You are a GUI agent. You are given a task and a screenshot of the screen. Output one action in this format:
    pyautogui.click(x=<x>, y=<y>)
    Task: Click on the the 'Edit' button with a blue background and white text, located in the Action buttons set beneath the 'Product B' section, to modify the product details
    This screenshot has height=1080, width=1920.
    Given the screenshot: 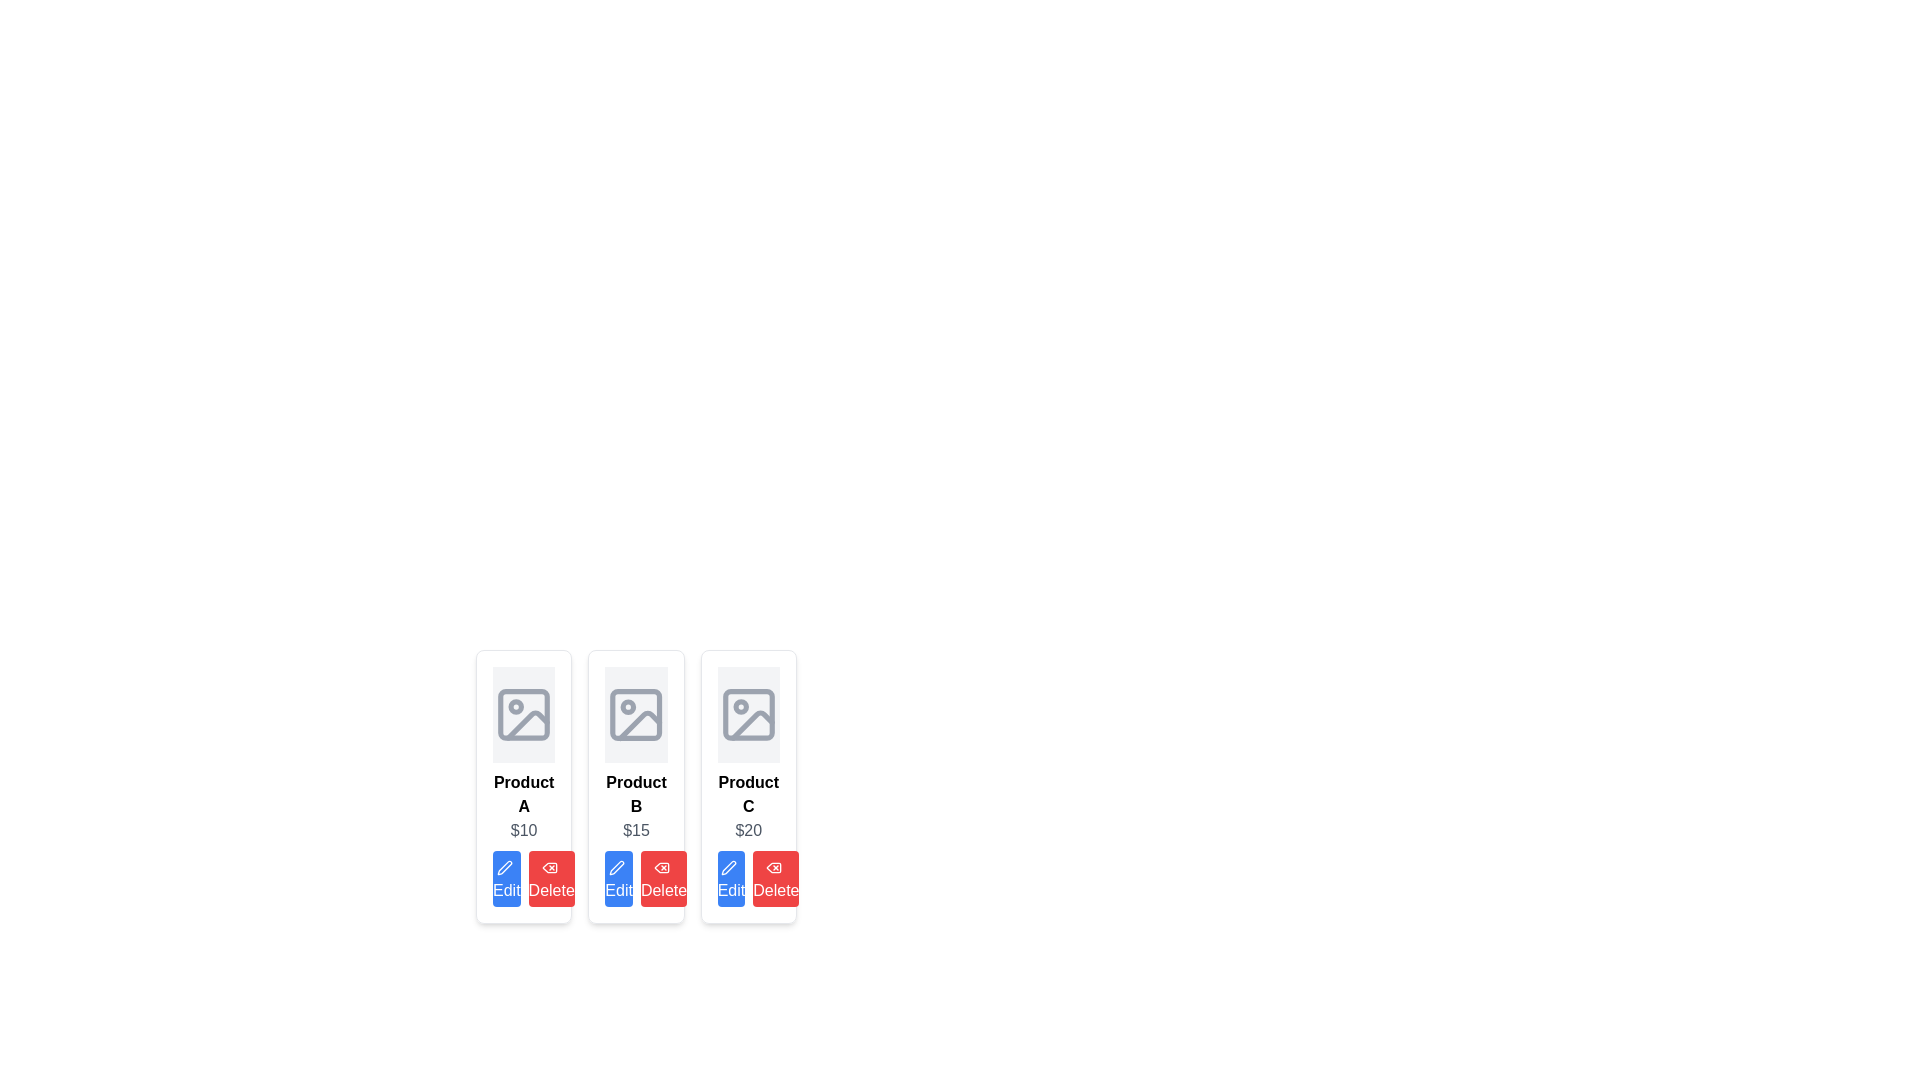 What is the action you would take?
    pyautogui.click(x=635, y=878)
    